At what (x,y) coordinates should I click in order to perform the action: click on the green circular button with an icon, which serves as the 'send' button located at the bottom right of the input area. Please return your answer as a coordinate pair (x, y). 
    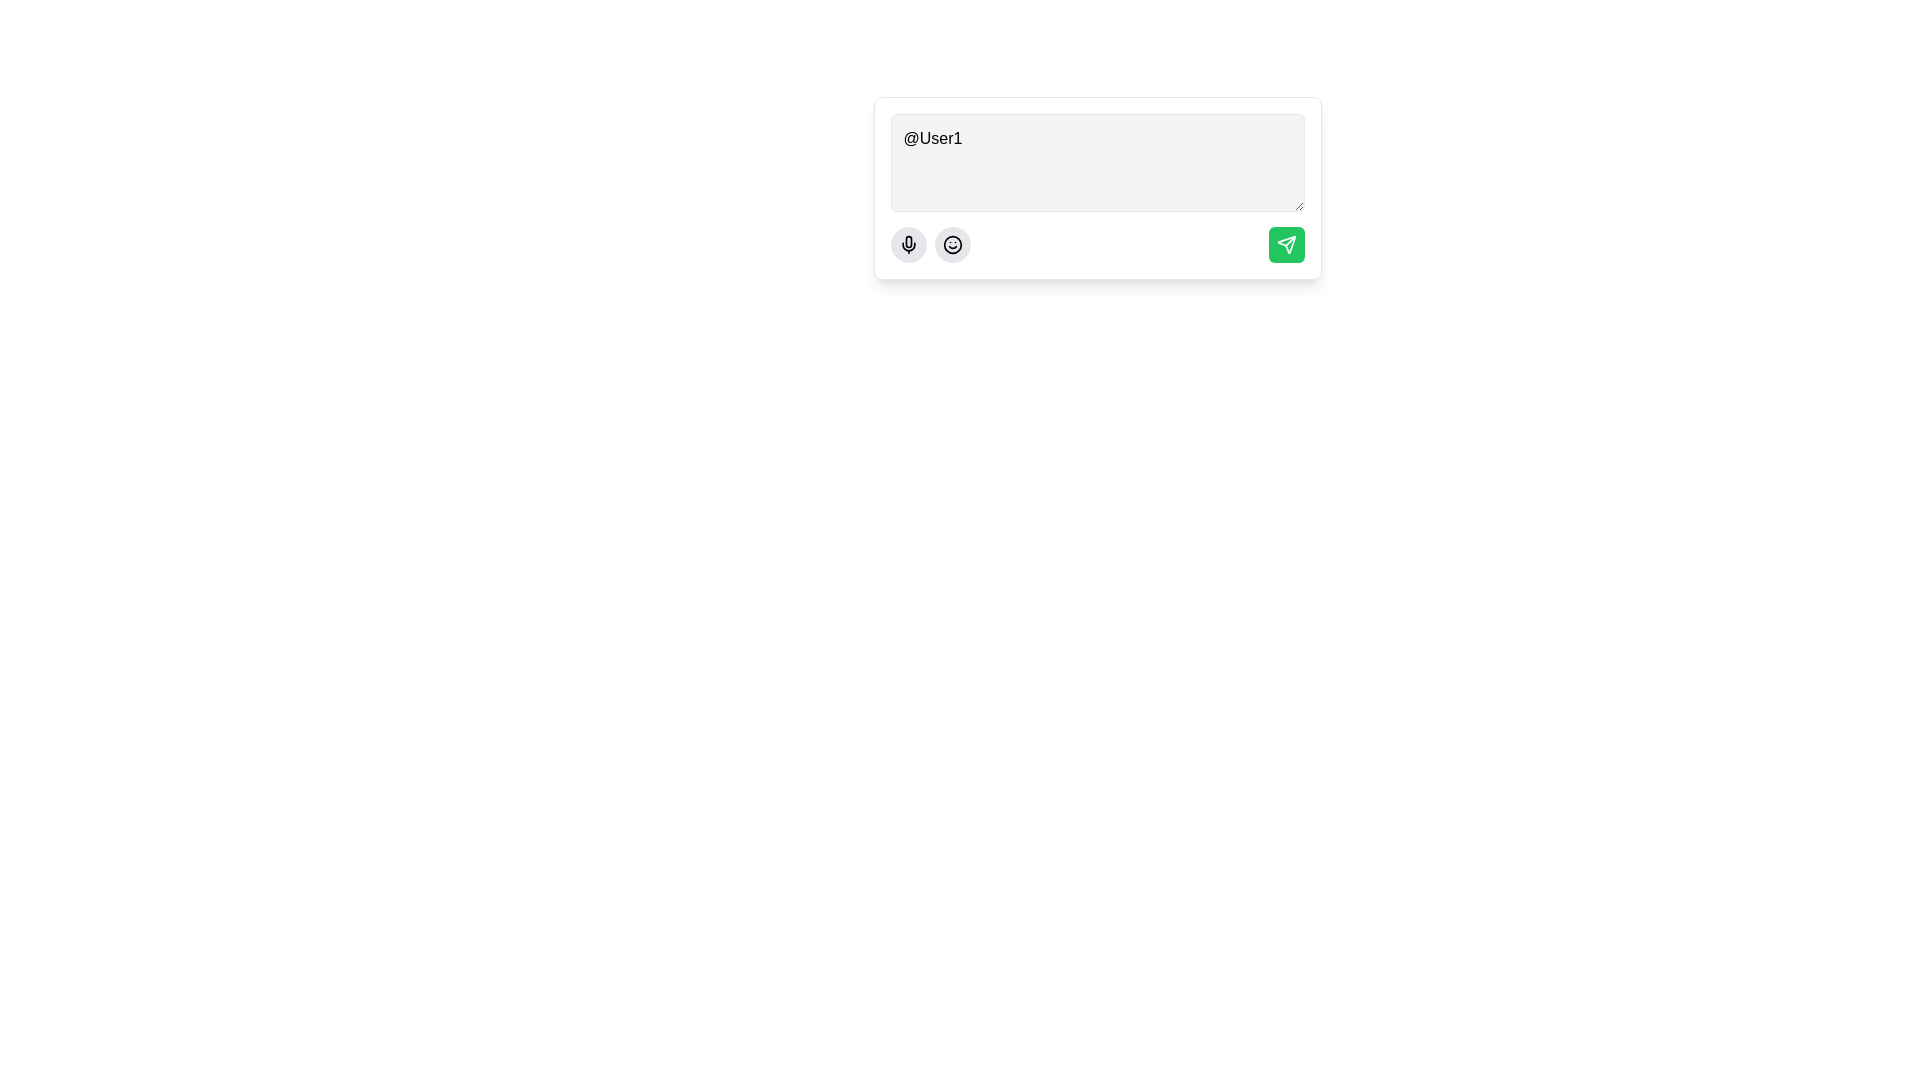
    Looking at the image, I should click on (1286, 244).